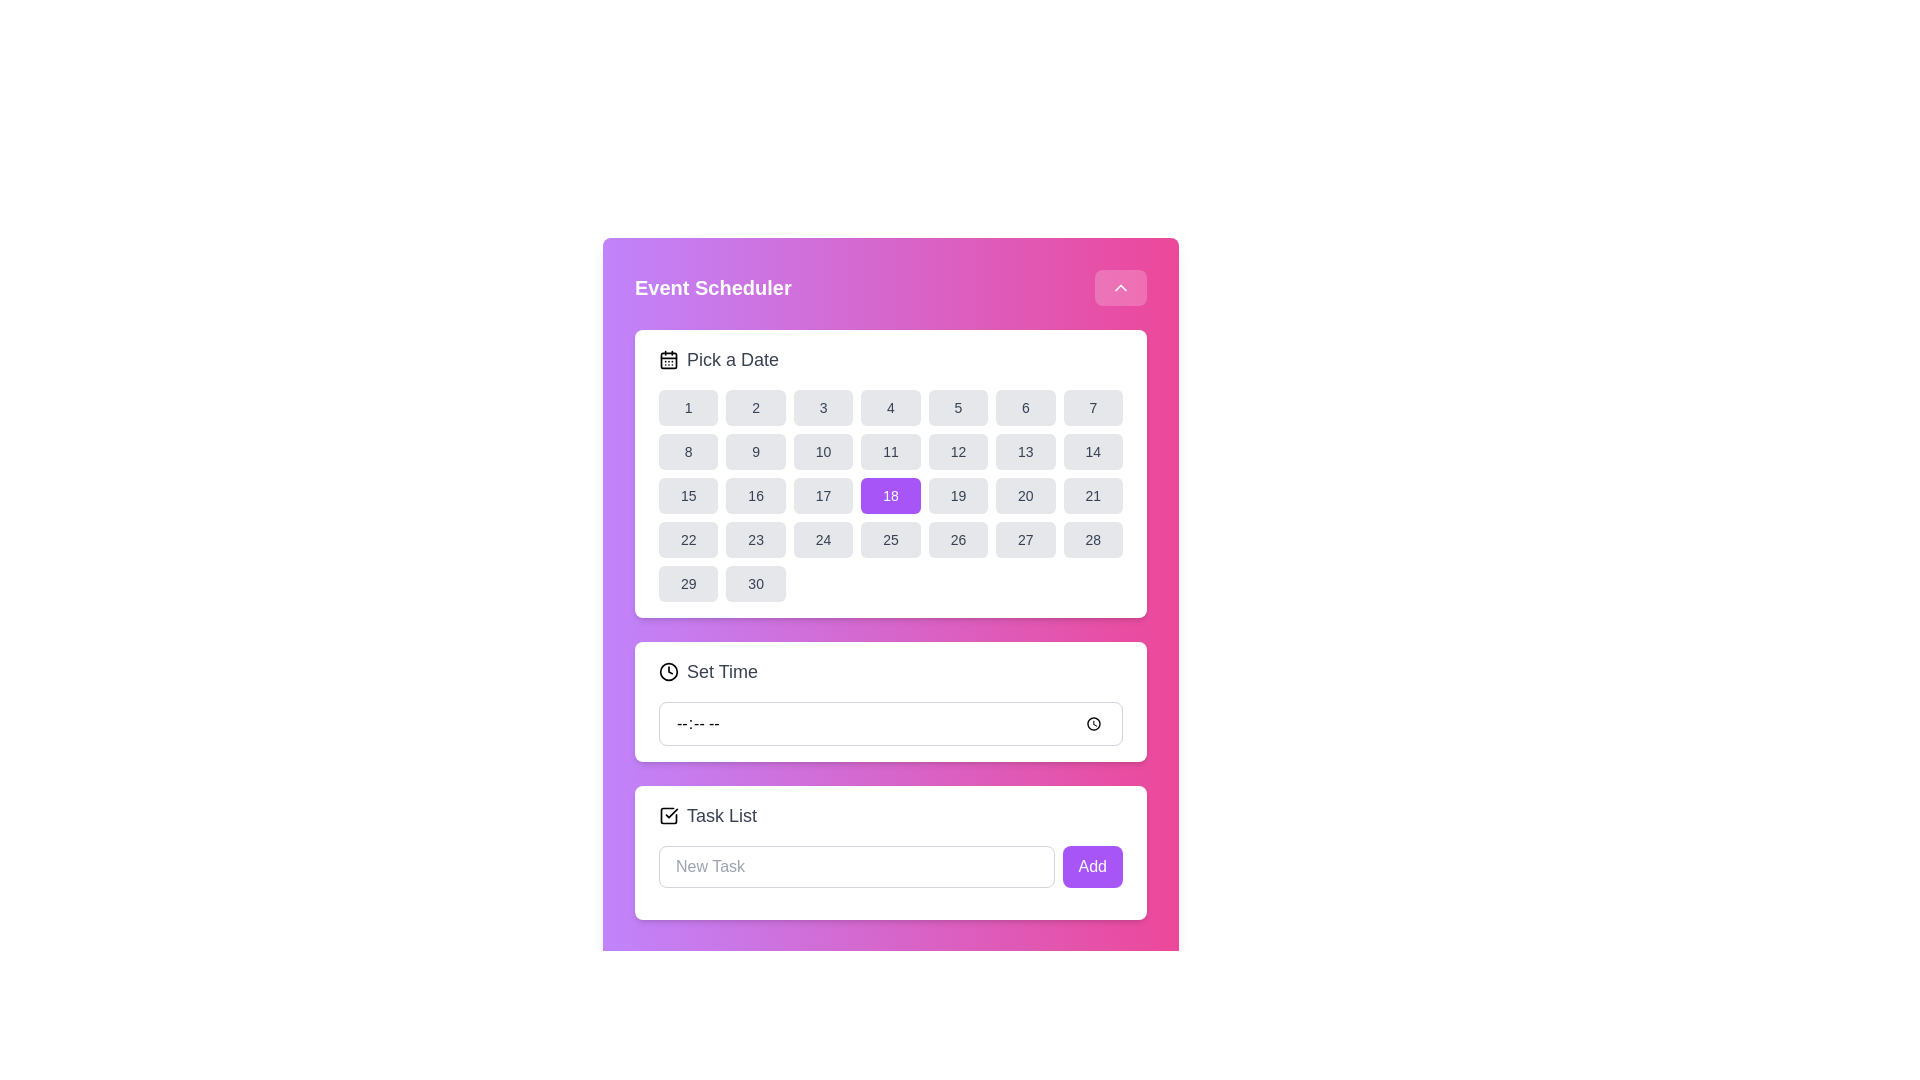 The width and height of the screenshot is (1920, 1080). What do you see at coordinates (890, 474) in the screenshot?
I see `a date in the Date Picker component located below the 'Event Scheduler' title` at bounding box center [890, 474].